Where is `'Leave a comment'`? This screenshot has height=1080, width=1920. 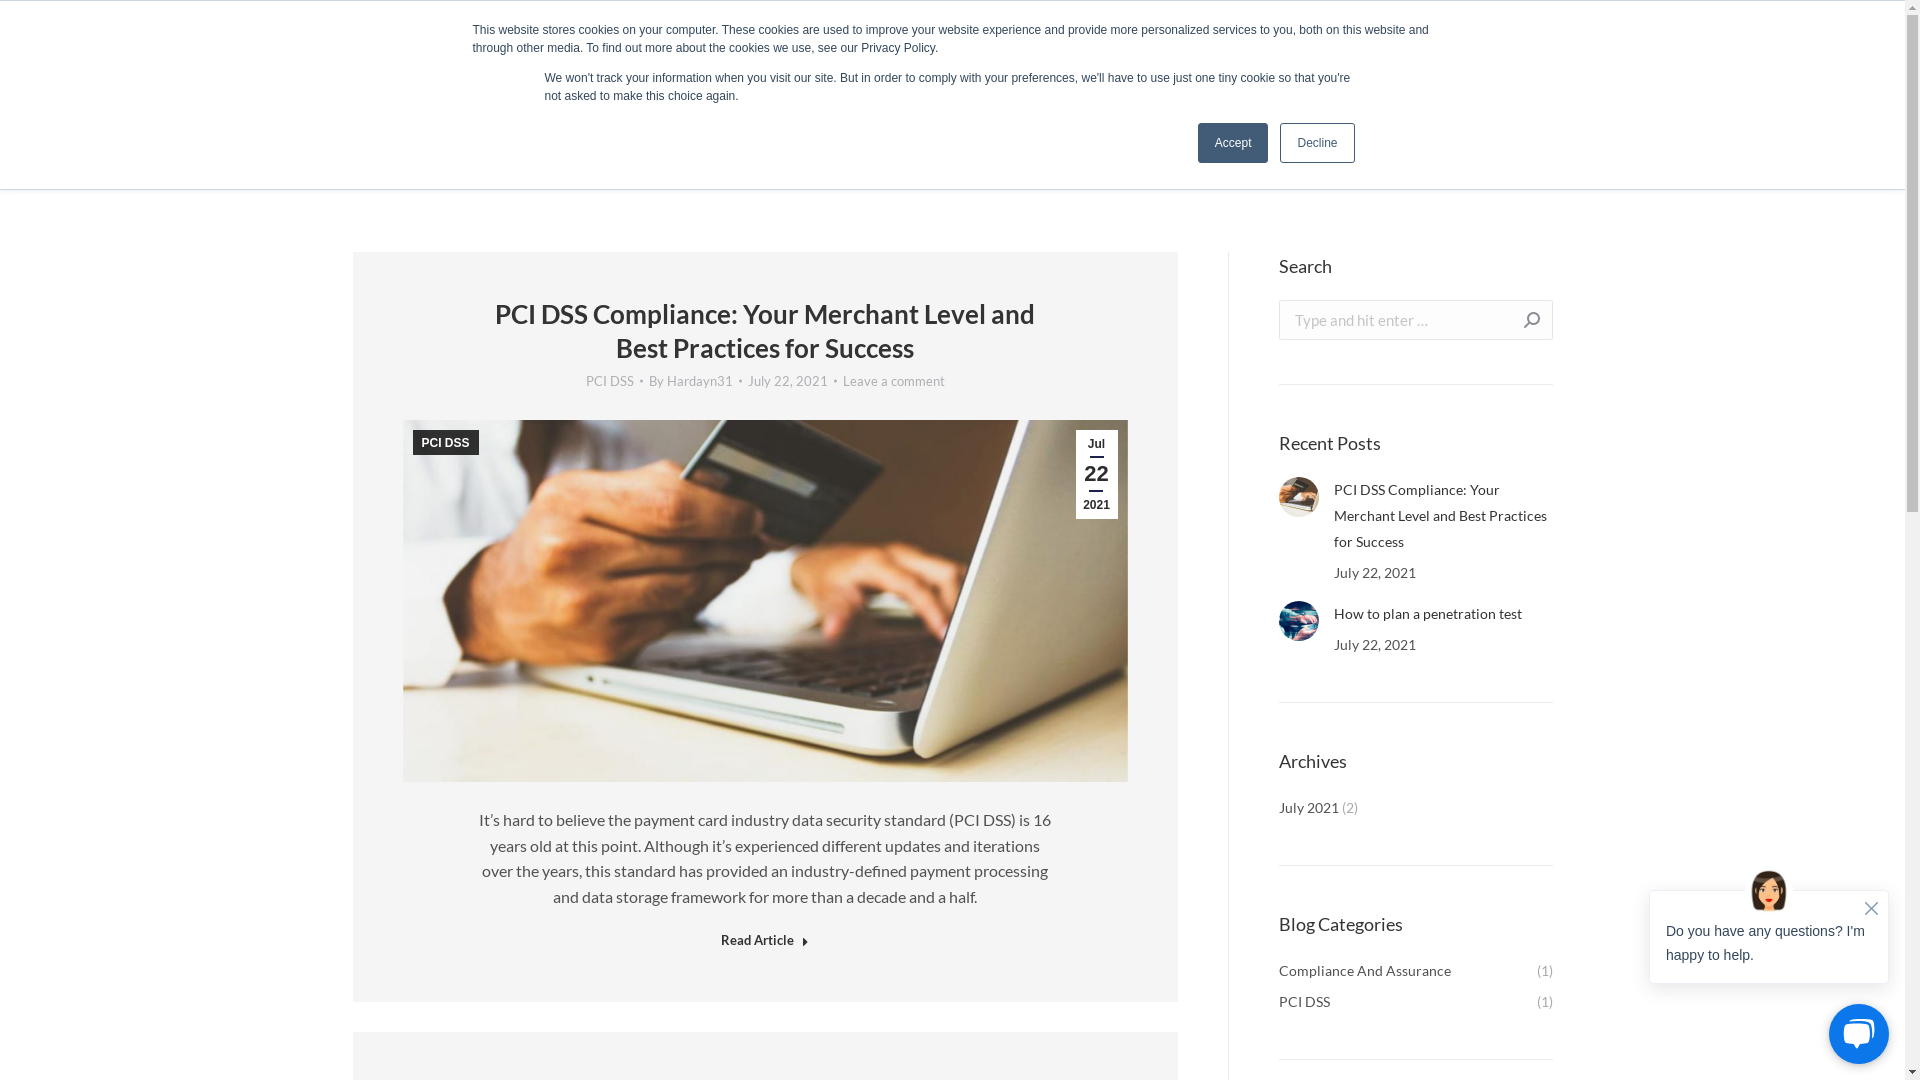 'Leave a comment' is located at coordinates (841, 381).